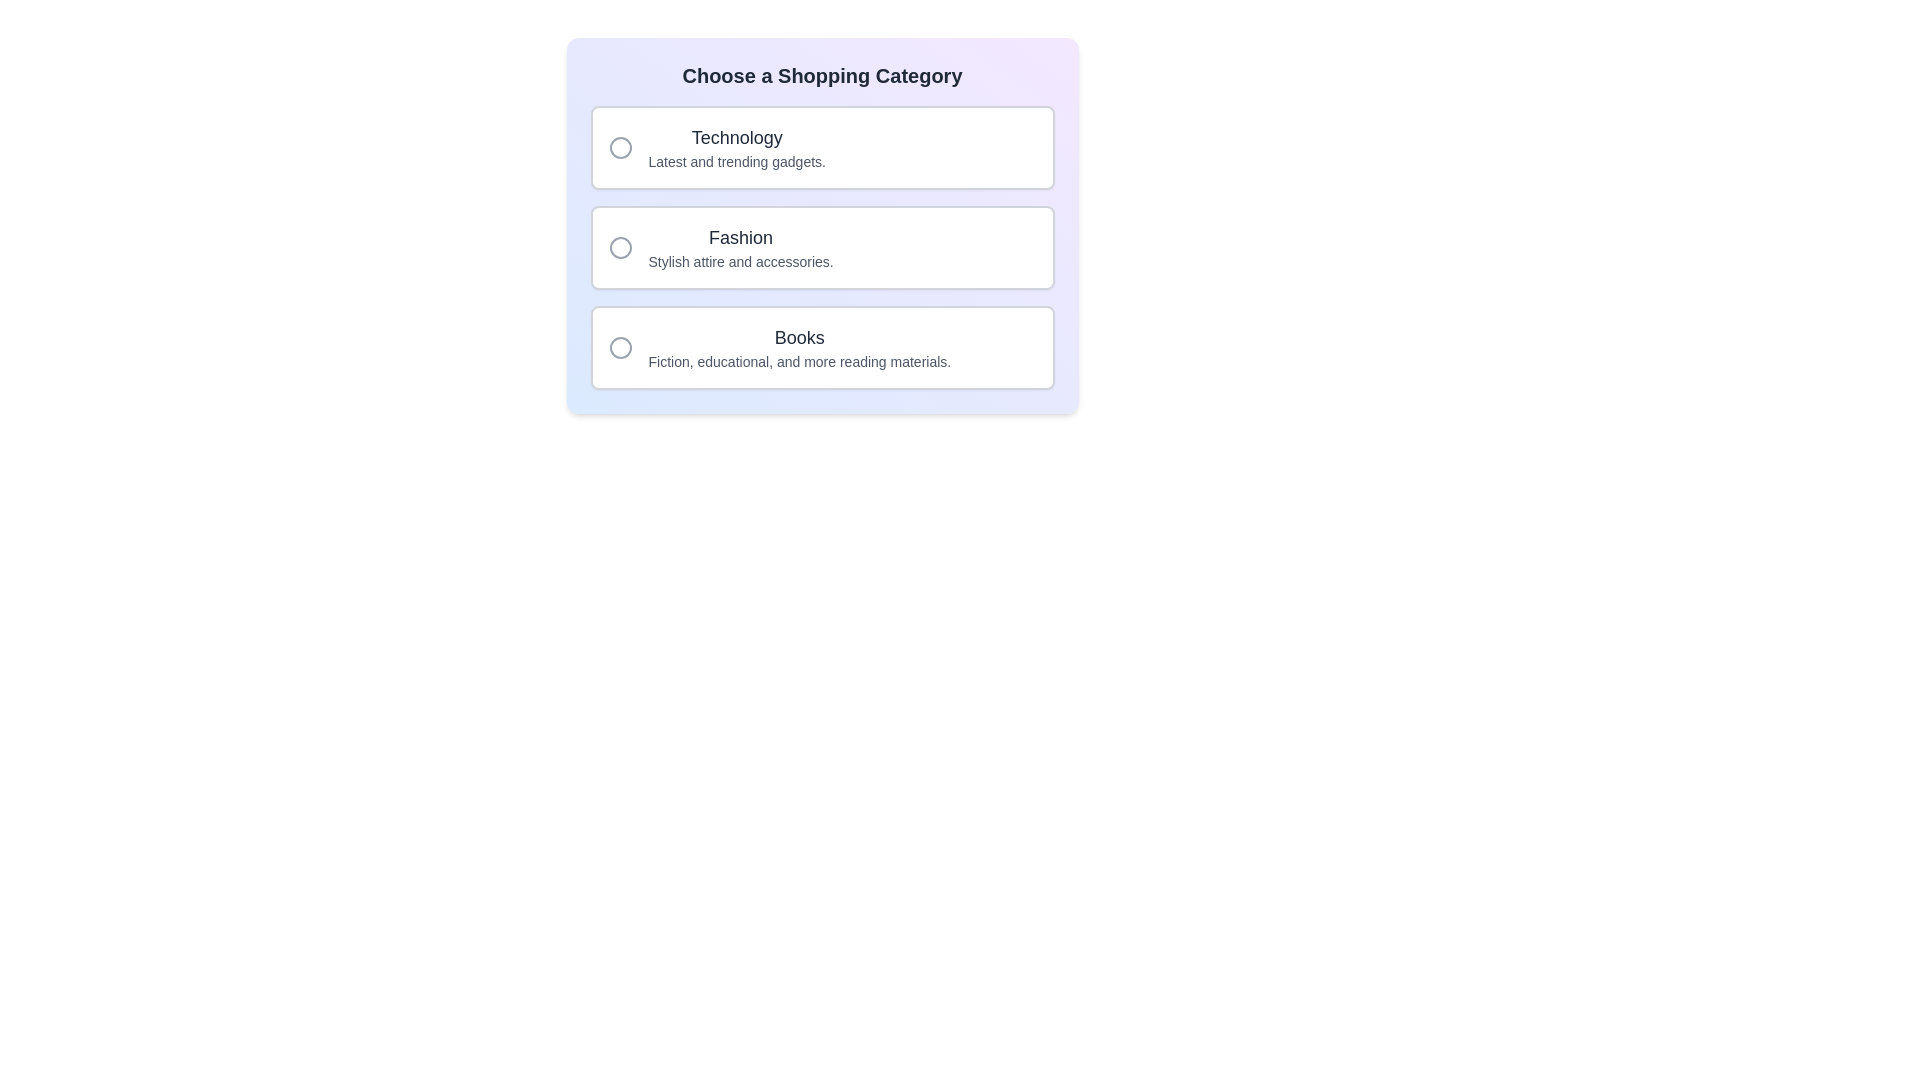  I want to click on the third card in the selectable list option, so click(822, 346).